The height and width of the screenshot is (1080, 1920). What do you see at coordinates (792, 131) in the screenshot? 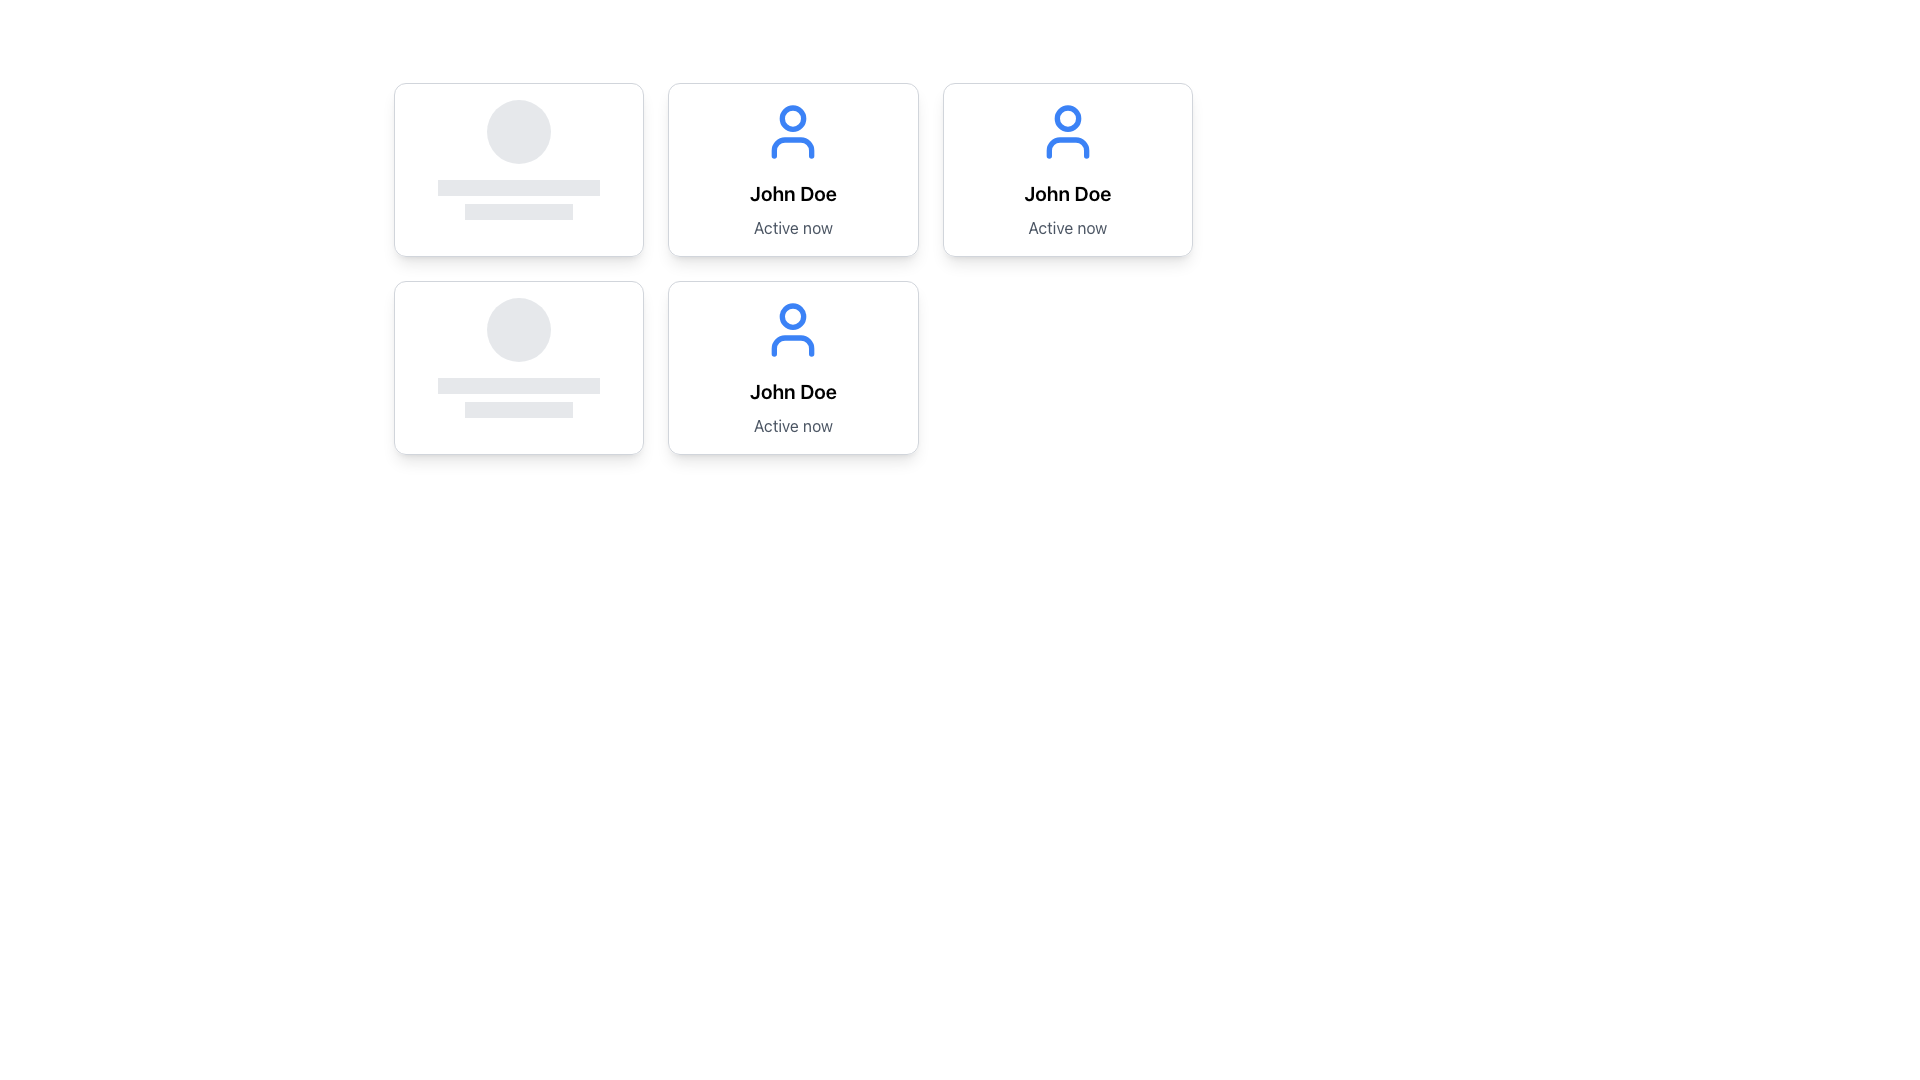
I see `the graphical icon representing the user profile of 'John Doe', located in the upper-right card of a 2-row, 3-column grid layout` at bounding box center [792, 131].